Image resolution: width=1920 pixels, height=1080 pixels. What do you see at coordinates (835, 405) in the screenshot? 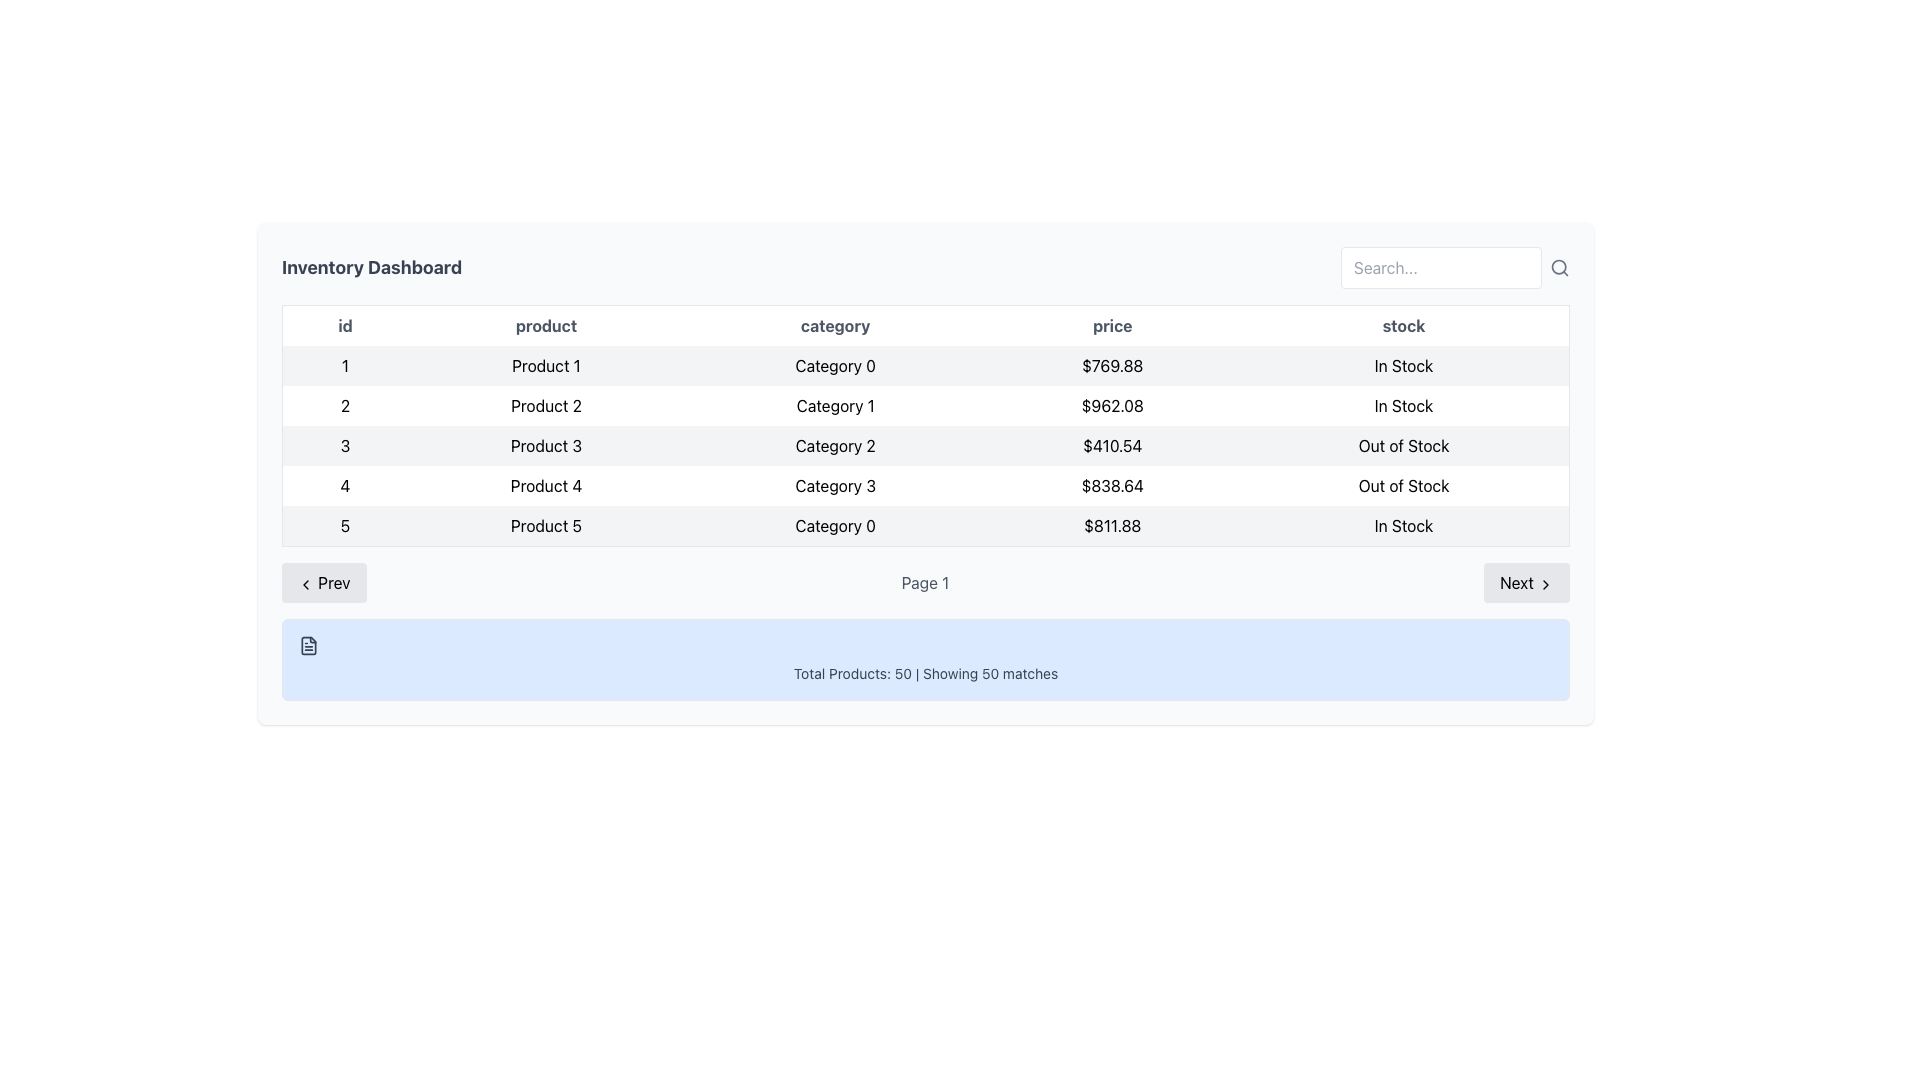
I see `text displayed in the 'Category 1' cell, which is located in the third column of the second row of the table under the 'category' column` at bounding box center [835, 405].